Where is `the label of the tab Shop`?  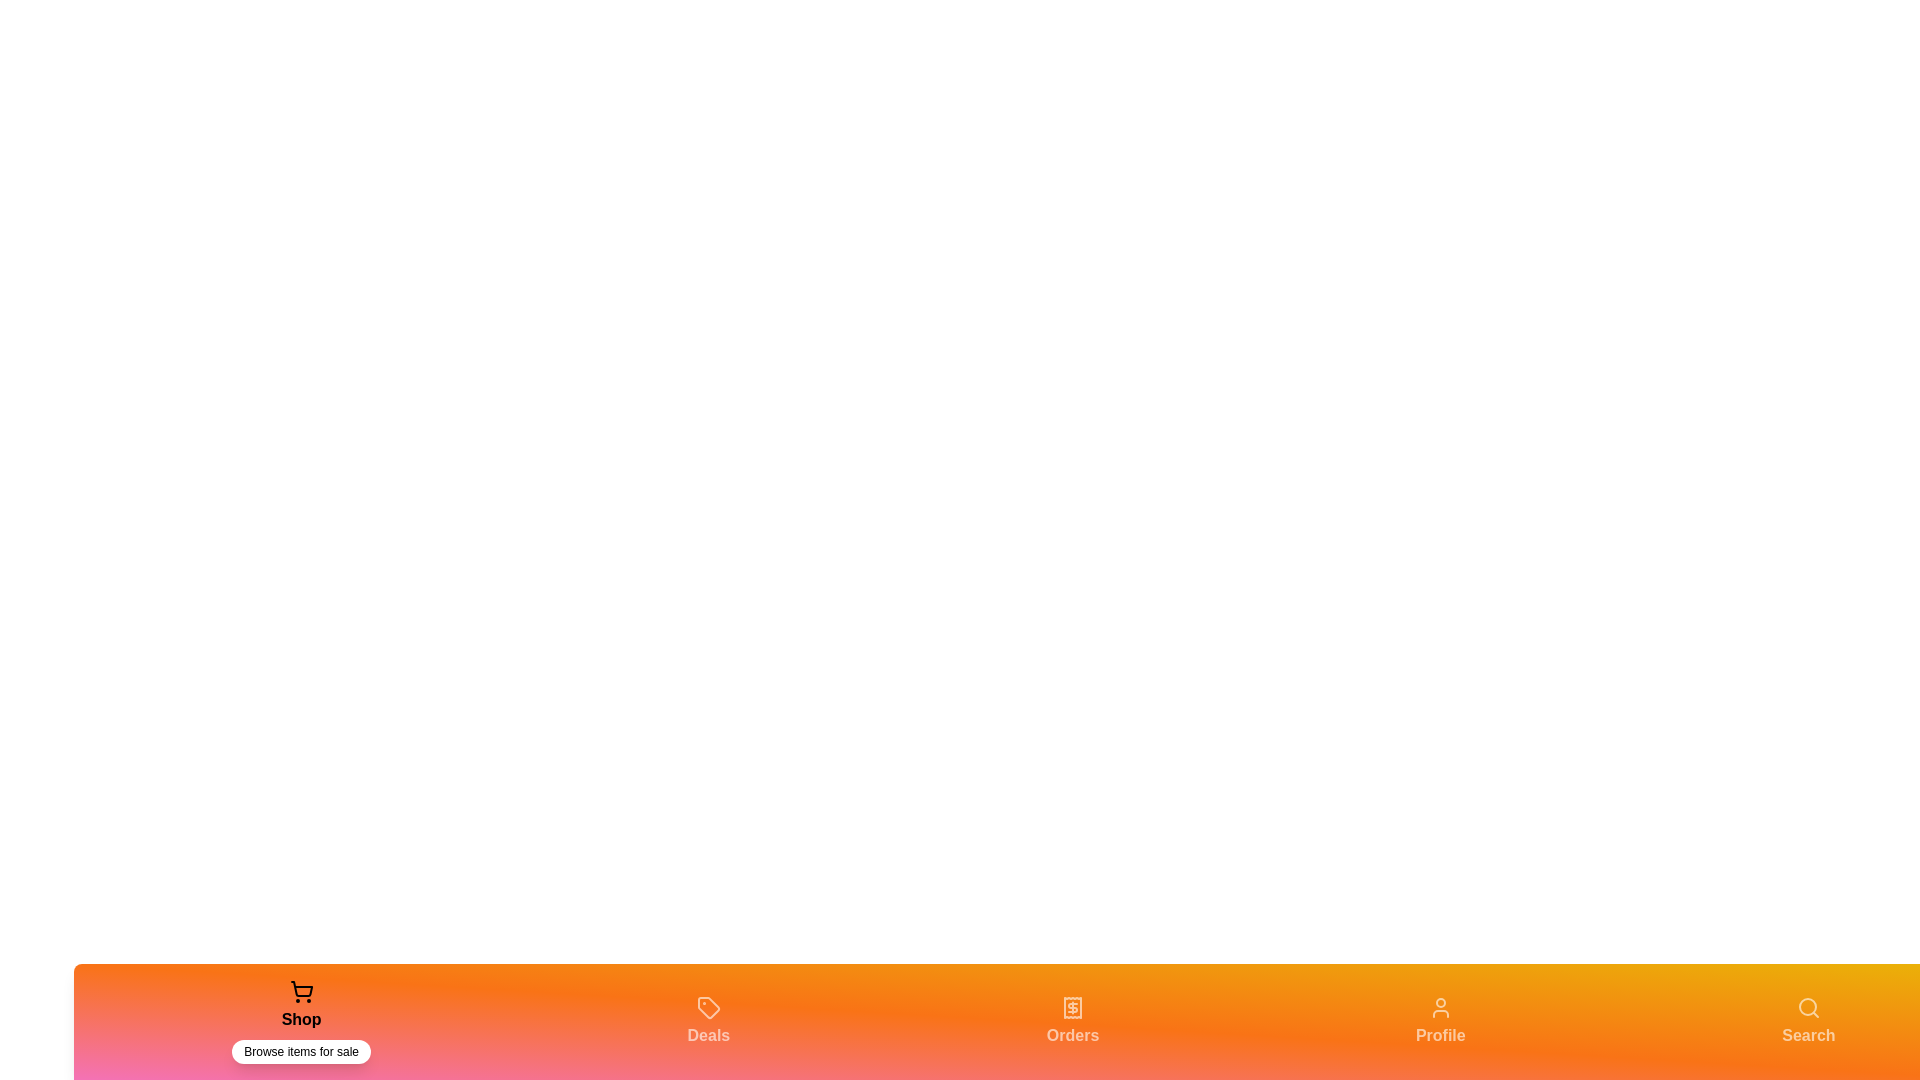
the label of the tab Shop is located at coordinates (300, 1019).